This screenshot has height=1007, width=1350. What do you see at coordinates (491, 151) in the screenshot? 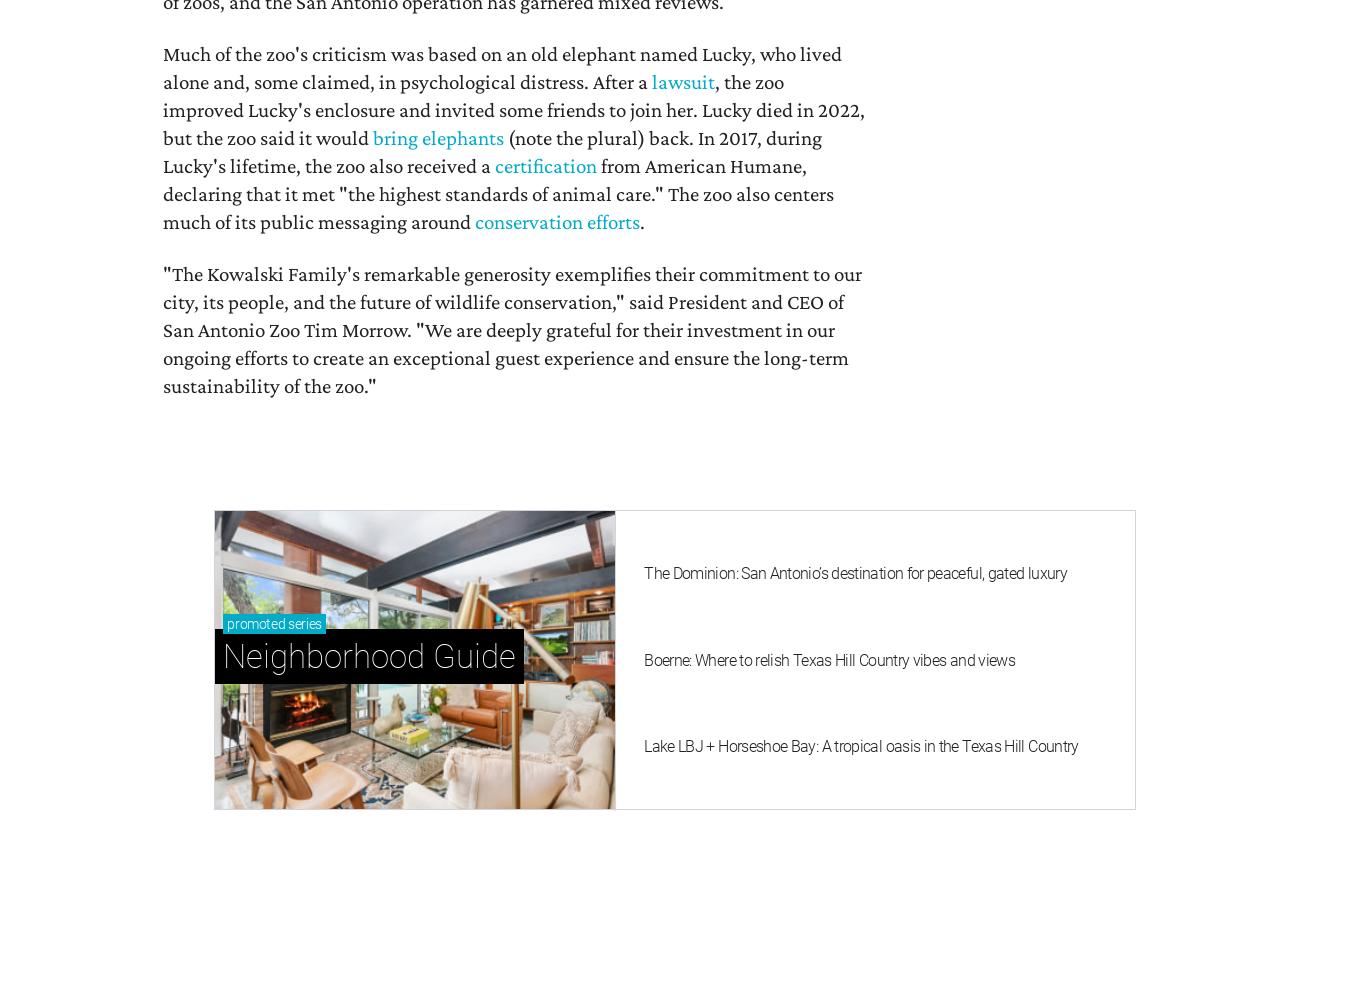
I see `'(note the plural) back. In 2017, during Lucky's lifetime, the zoo also received a'` at bounding box center [491, 151].